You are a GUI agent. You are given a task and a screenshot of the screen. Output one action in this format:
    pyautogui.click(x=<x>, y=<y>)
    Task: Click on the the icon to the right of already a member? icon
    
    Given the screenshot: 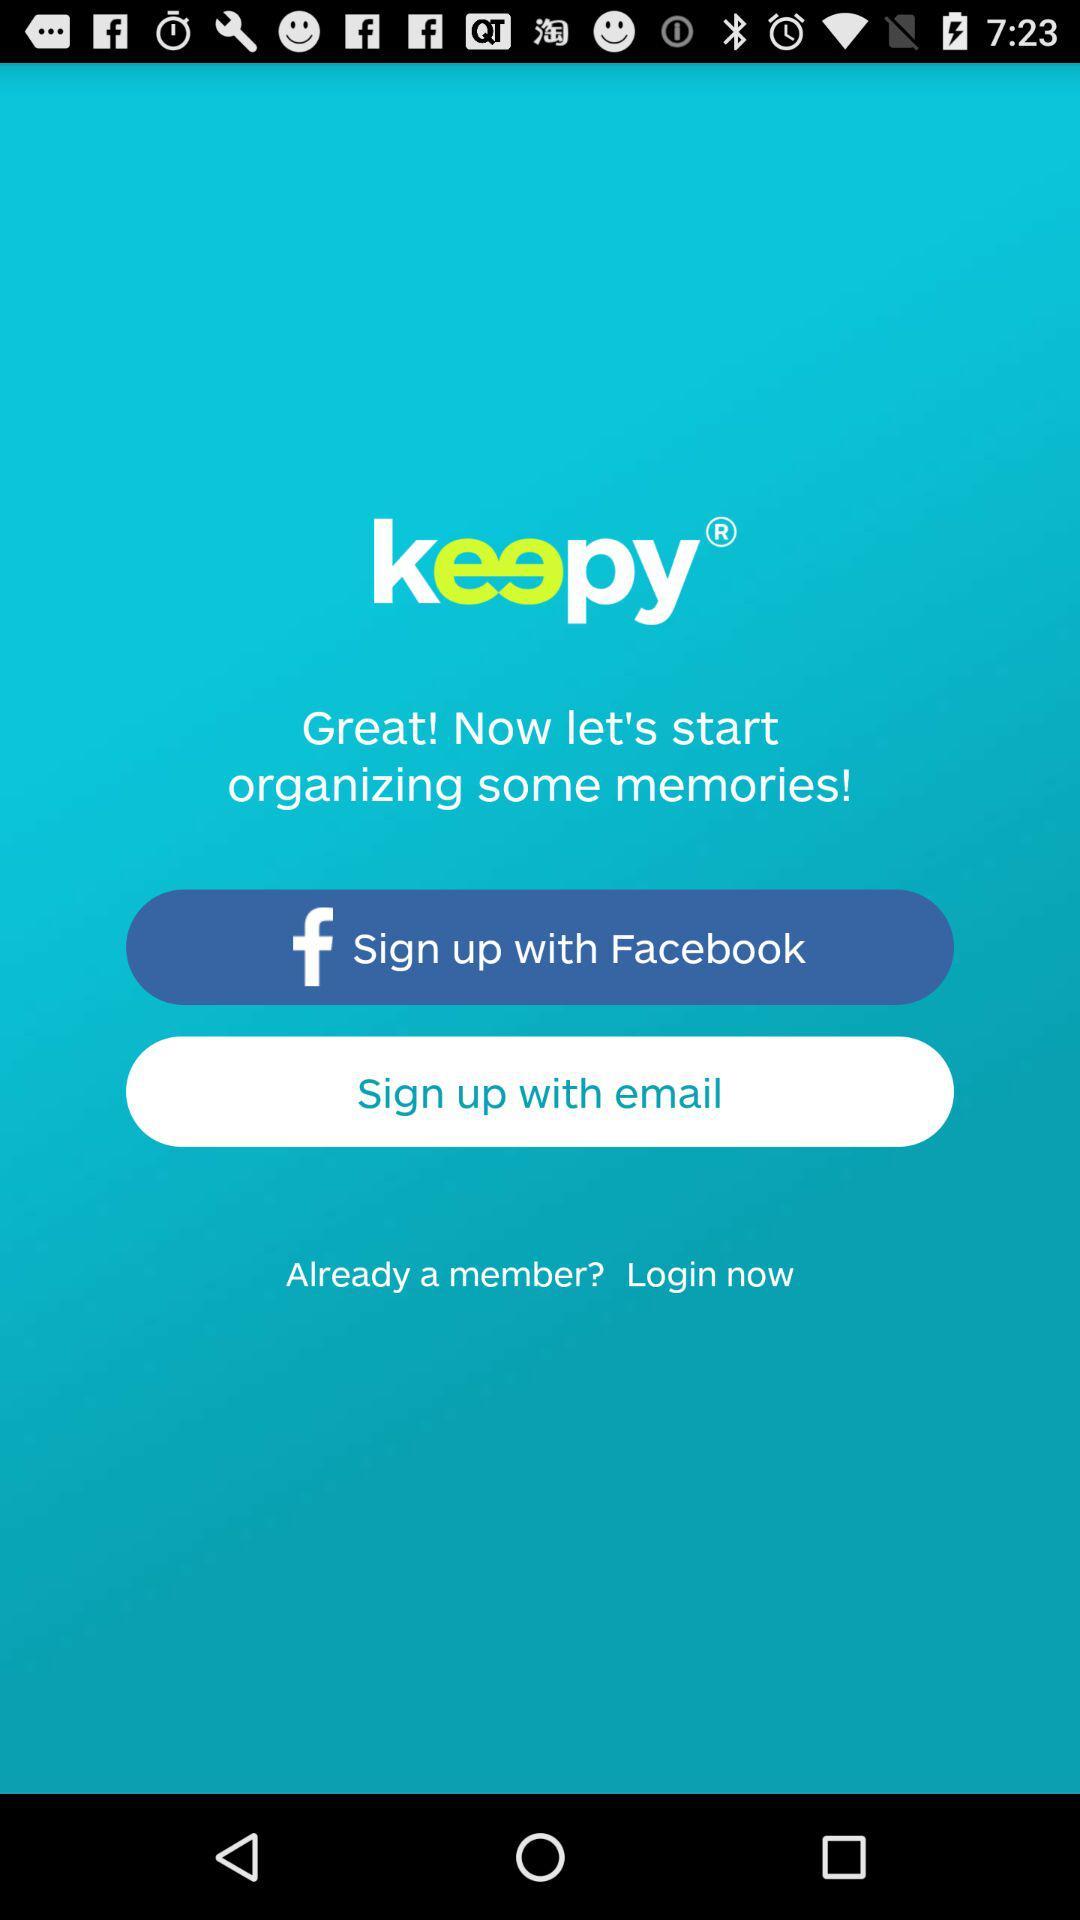 What is the action you would take?
    pyautogui.click(x=723, y=1292)
    